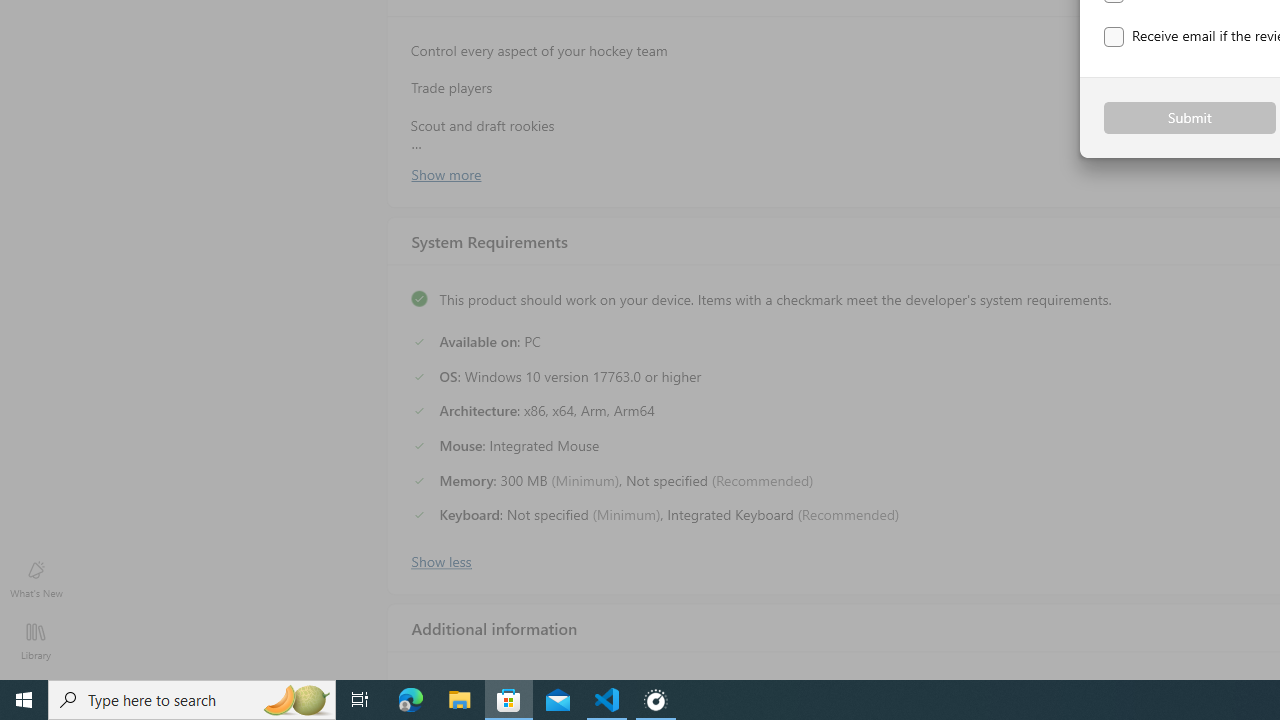 The width and height of the screenshot is (1280, 720). I want to click on 'Show more', so click(444, 172).